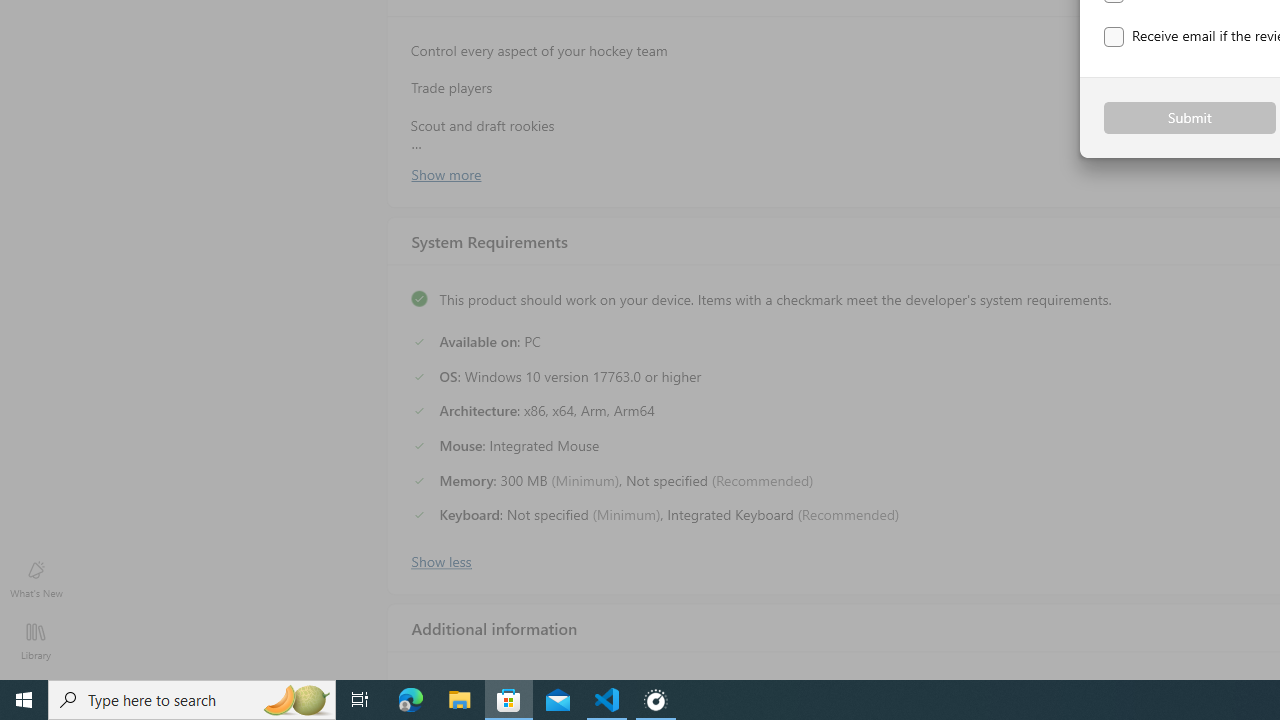 The width and height of the screenshot is (1280, 720). I want to click on 'Show more', so click(444, 172).